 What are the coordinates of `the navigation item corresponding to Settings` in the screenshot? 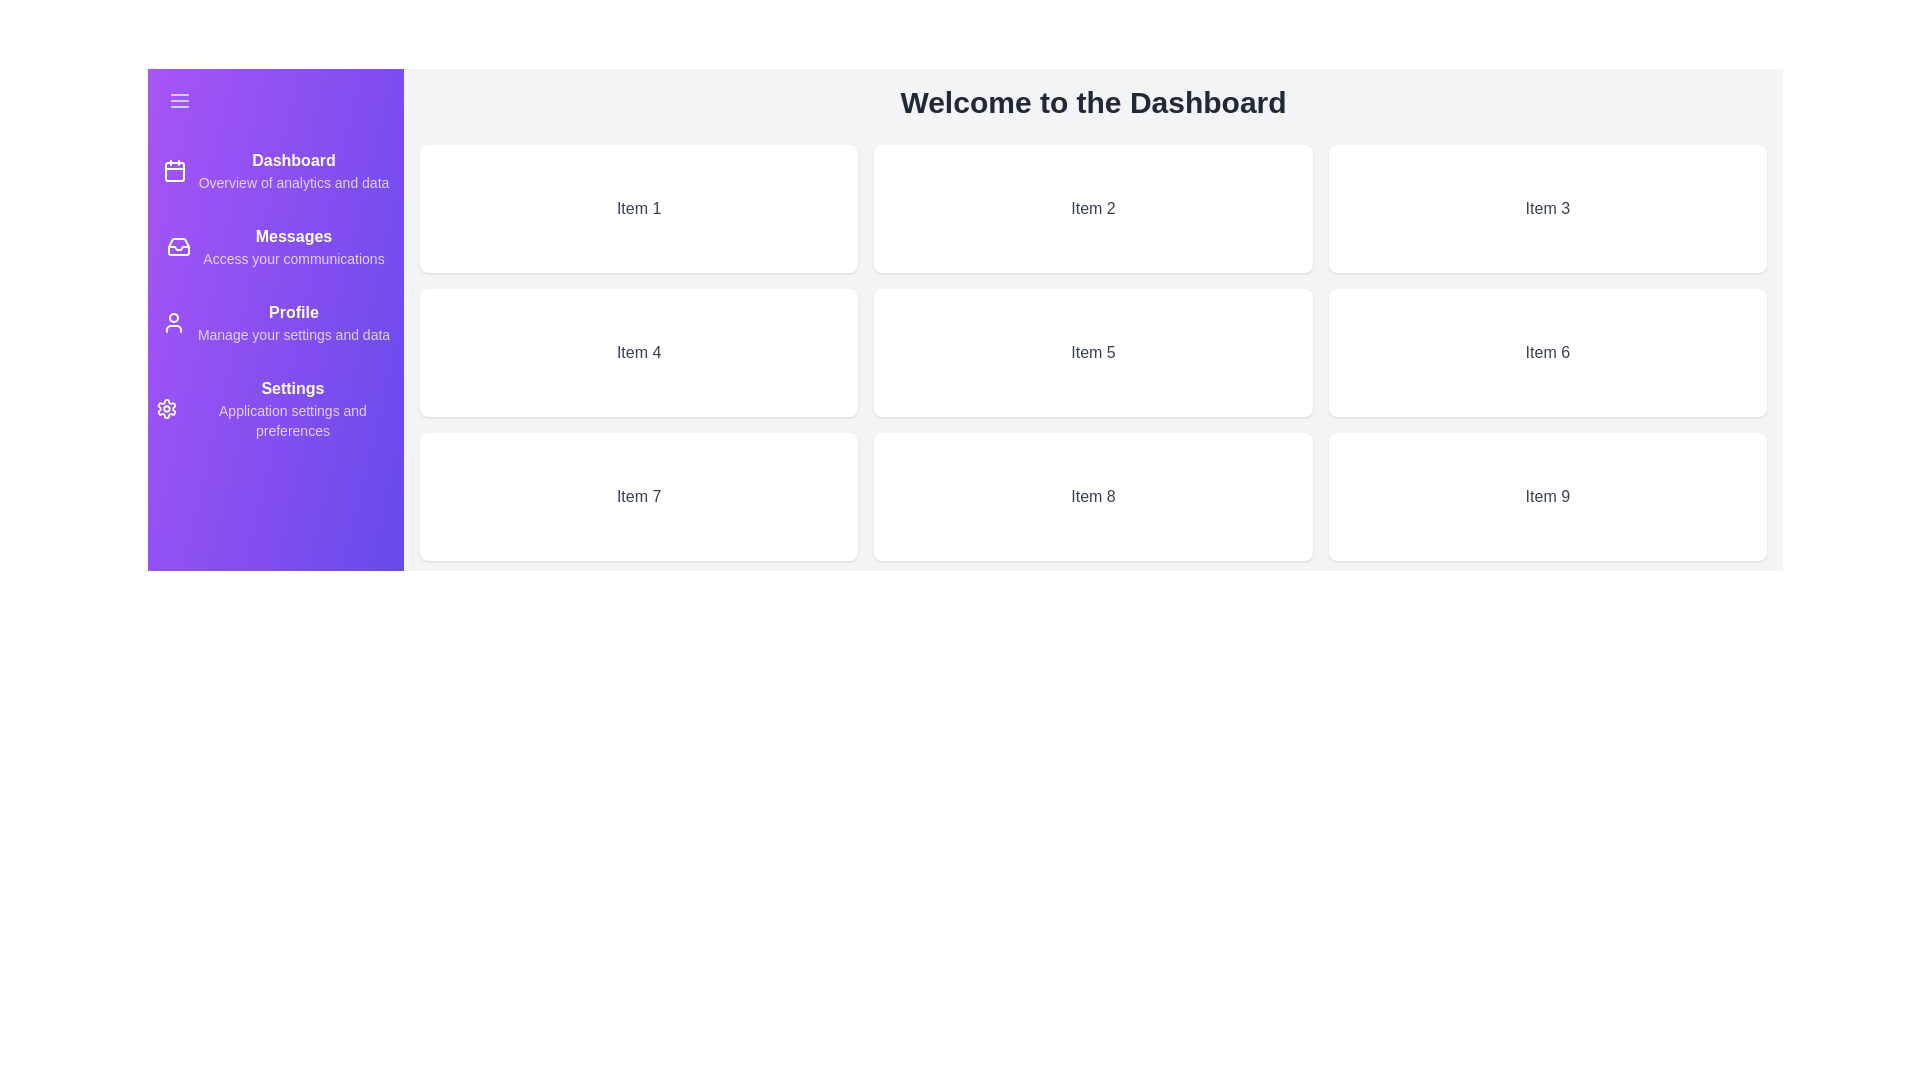 It's located at (274, 407).